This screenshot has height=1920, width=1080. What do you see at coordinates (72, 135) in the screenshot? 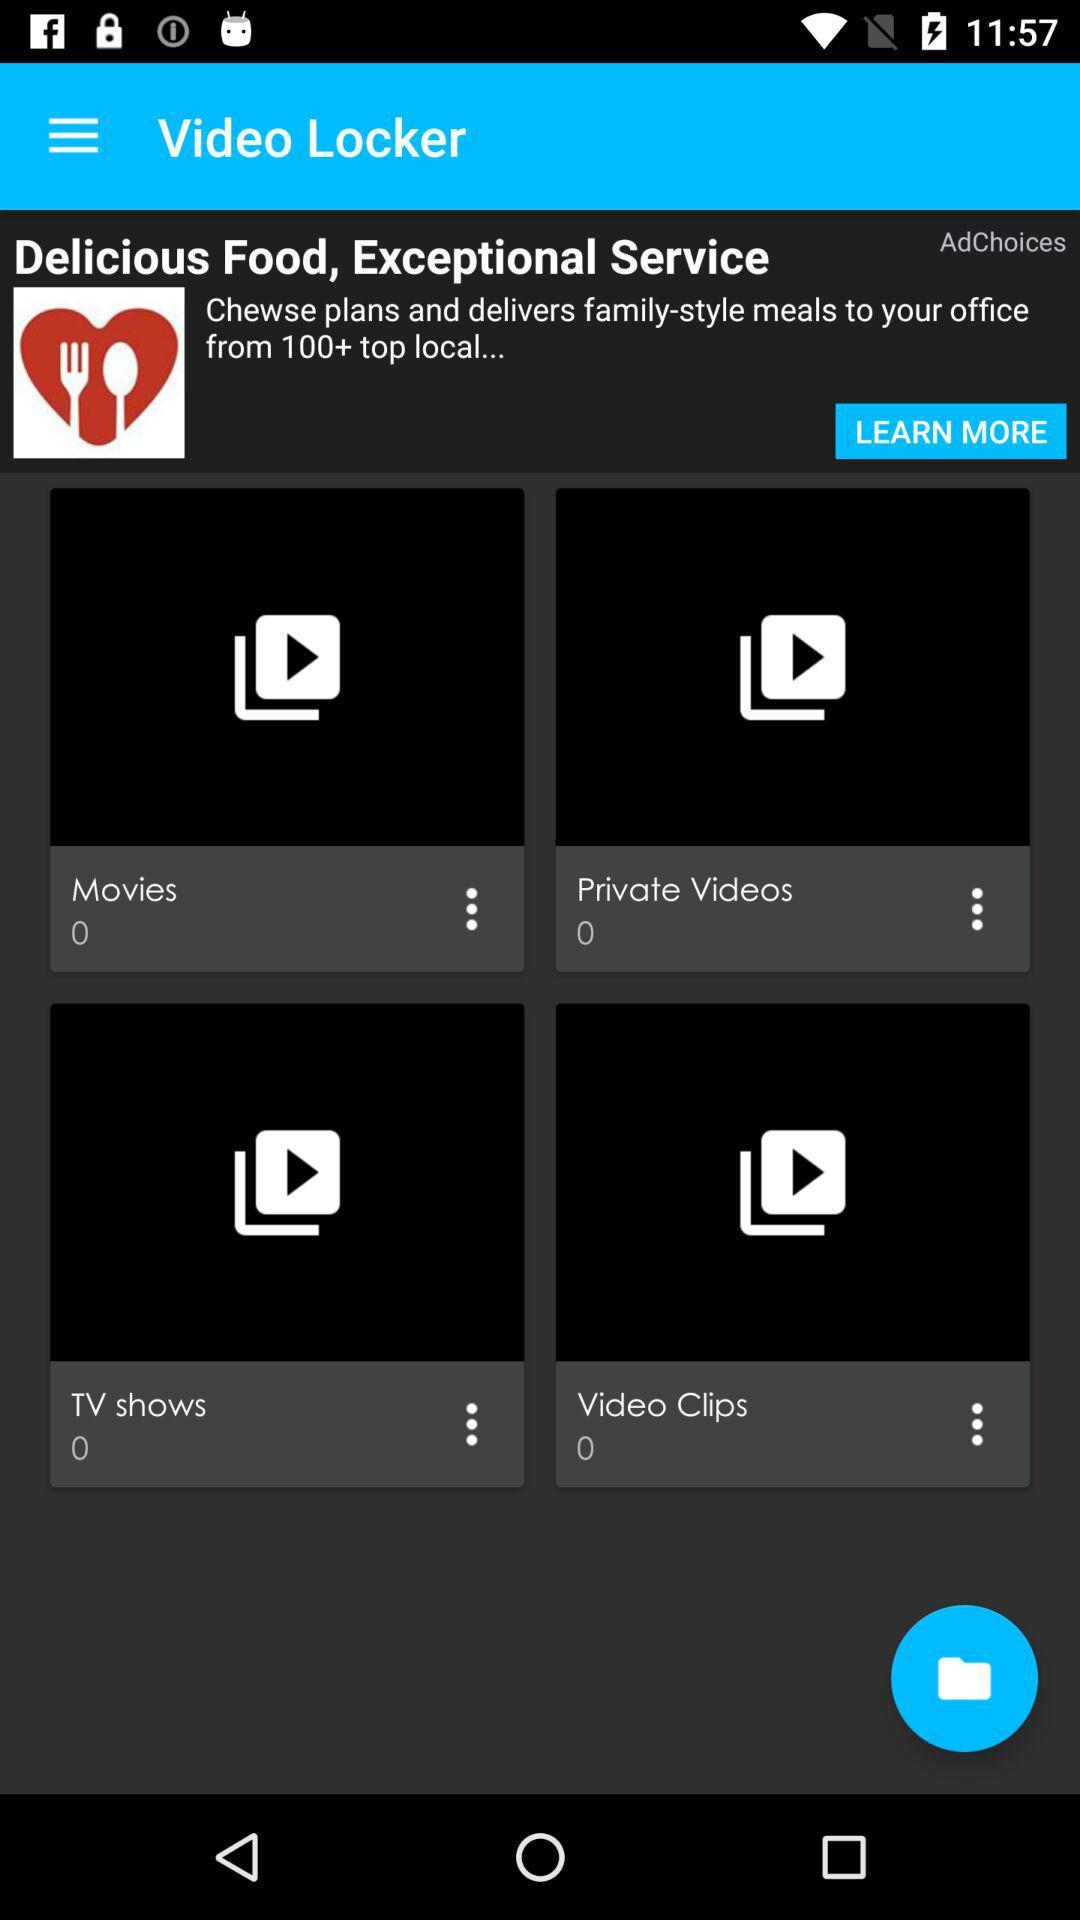
I see `the item next to the video locker item` at bounding box center [72, 135].